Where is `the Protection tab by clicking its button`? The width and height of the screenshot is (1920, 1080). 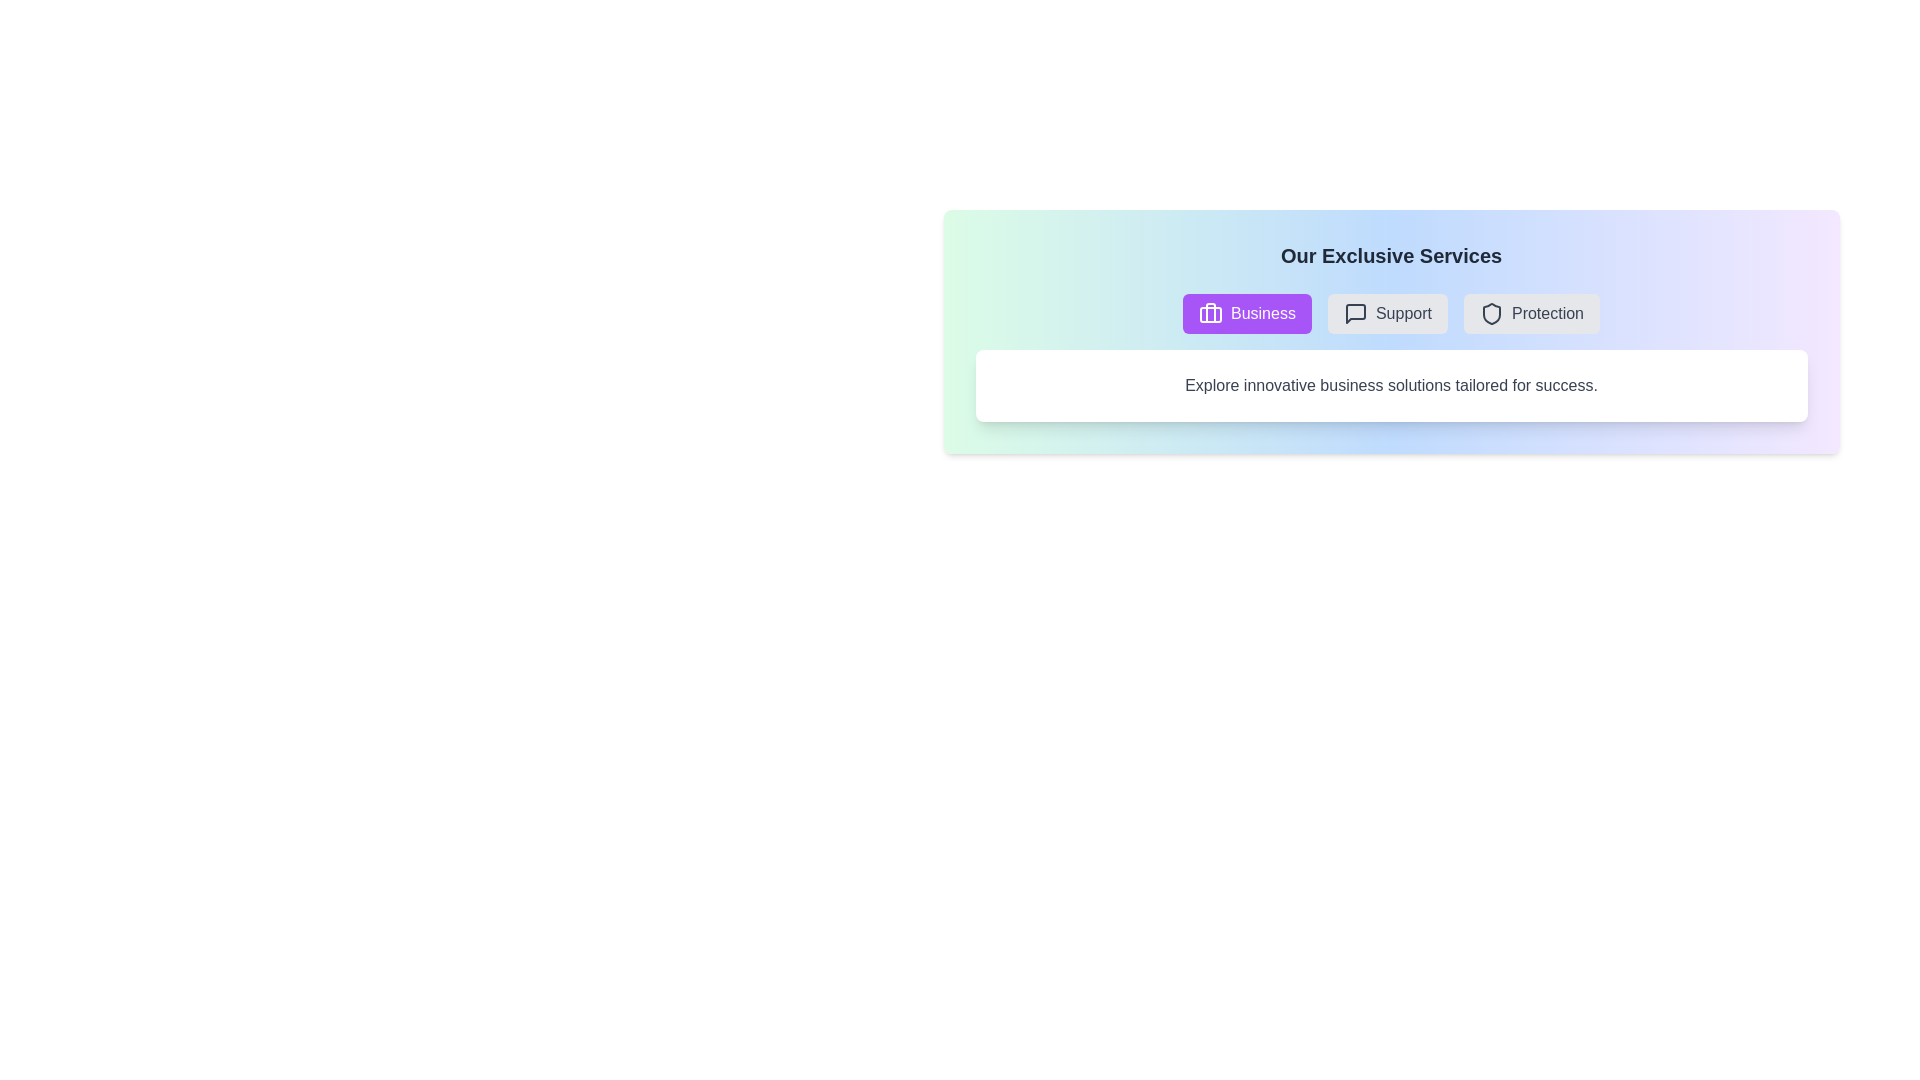
the Protection tab by clicking its button is located at coordinates (1530, 313).